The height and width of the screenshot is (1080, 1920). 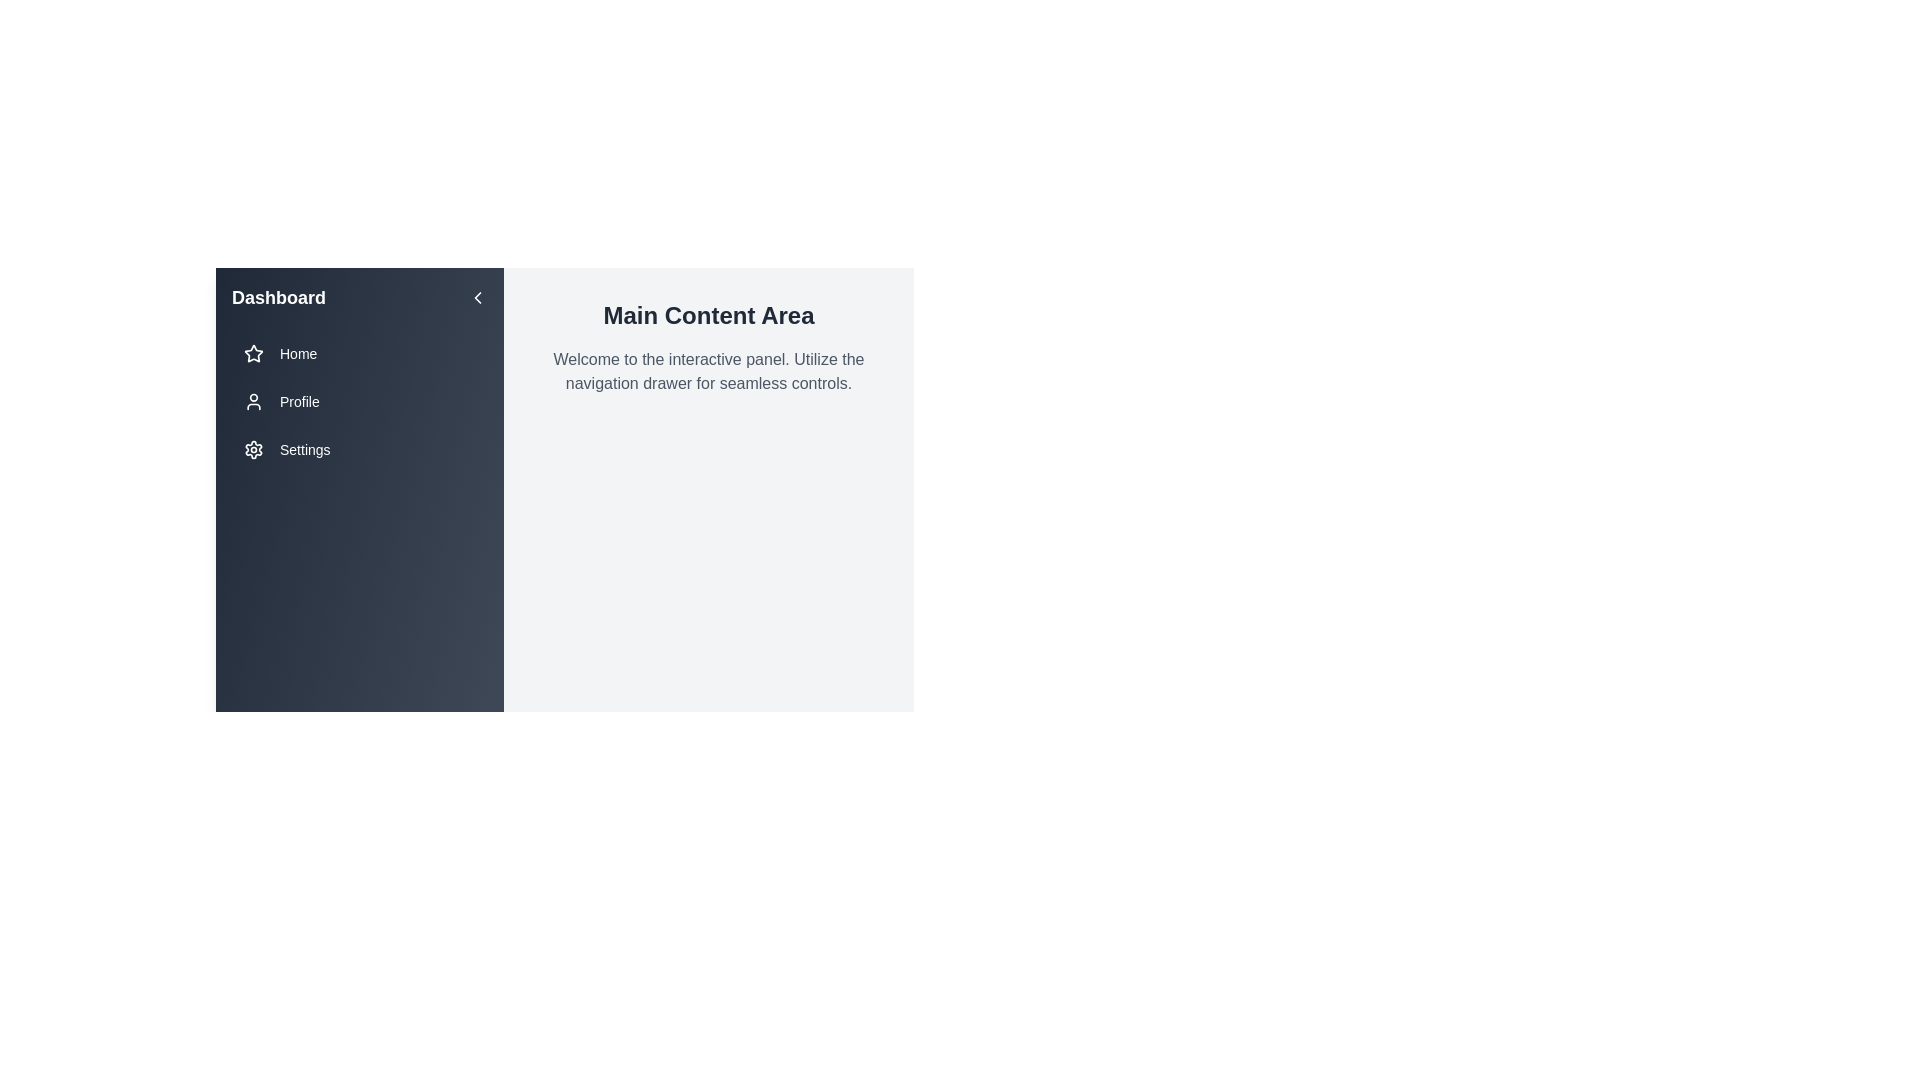 What do you see at coordinates (253, 401) in the screenshot?
I see `the 'Profile' icon in the sidebar menu, which is located adjacent to the 'Profile' text` at bounding box center [253, 401].